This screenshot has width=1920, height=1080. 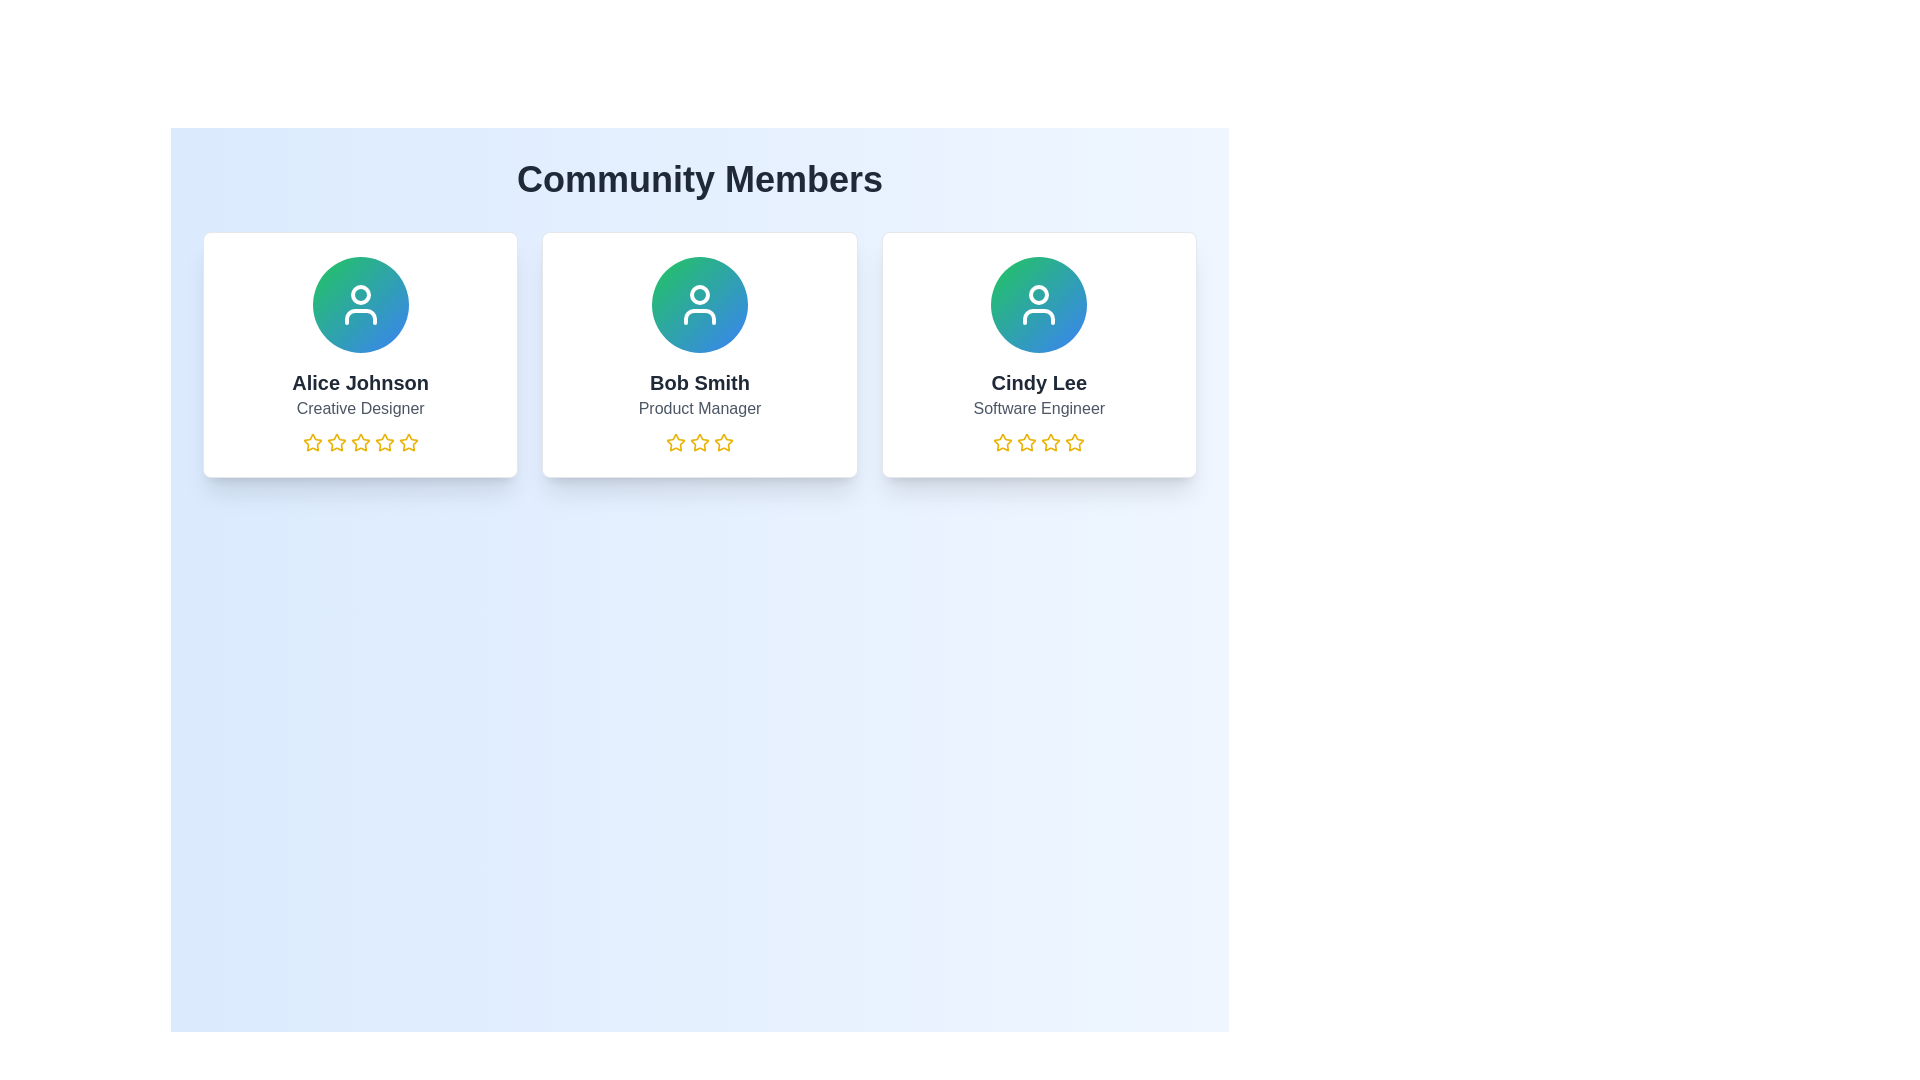 I want to click on the second star in the rating system under the profile card titled 'Alice Johnson, Creative Designer', so click(x=336, y=441).